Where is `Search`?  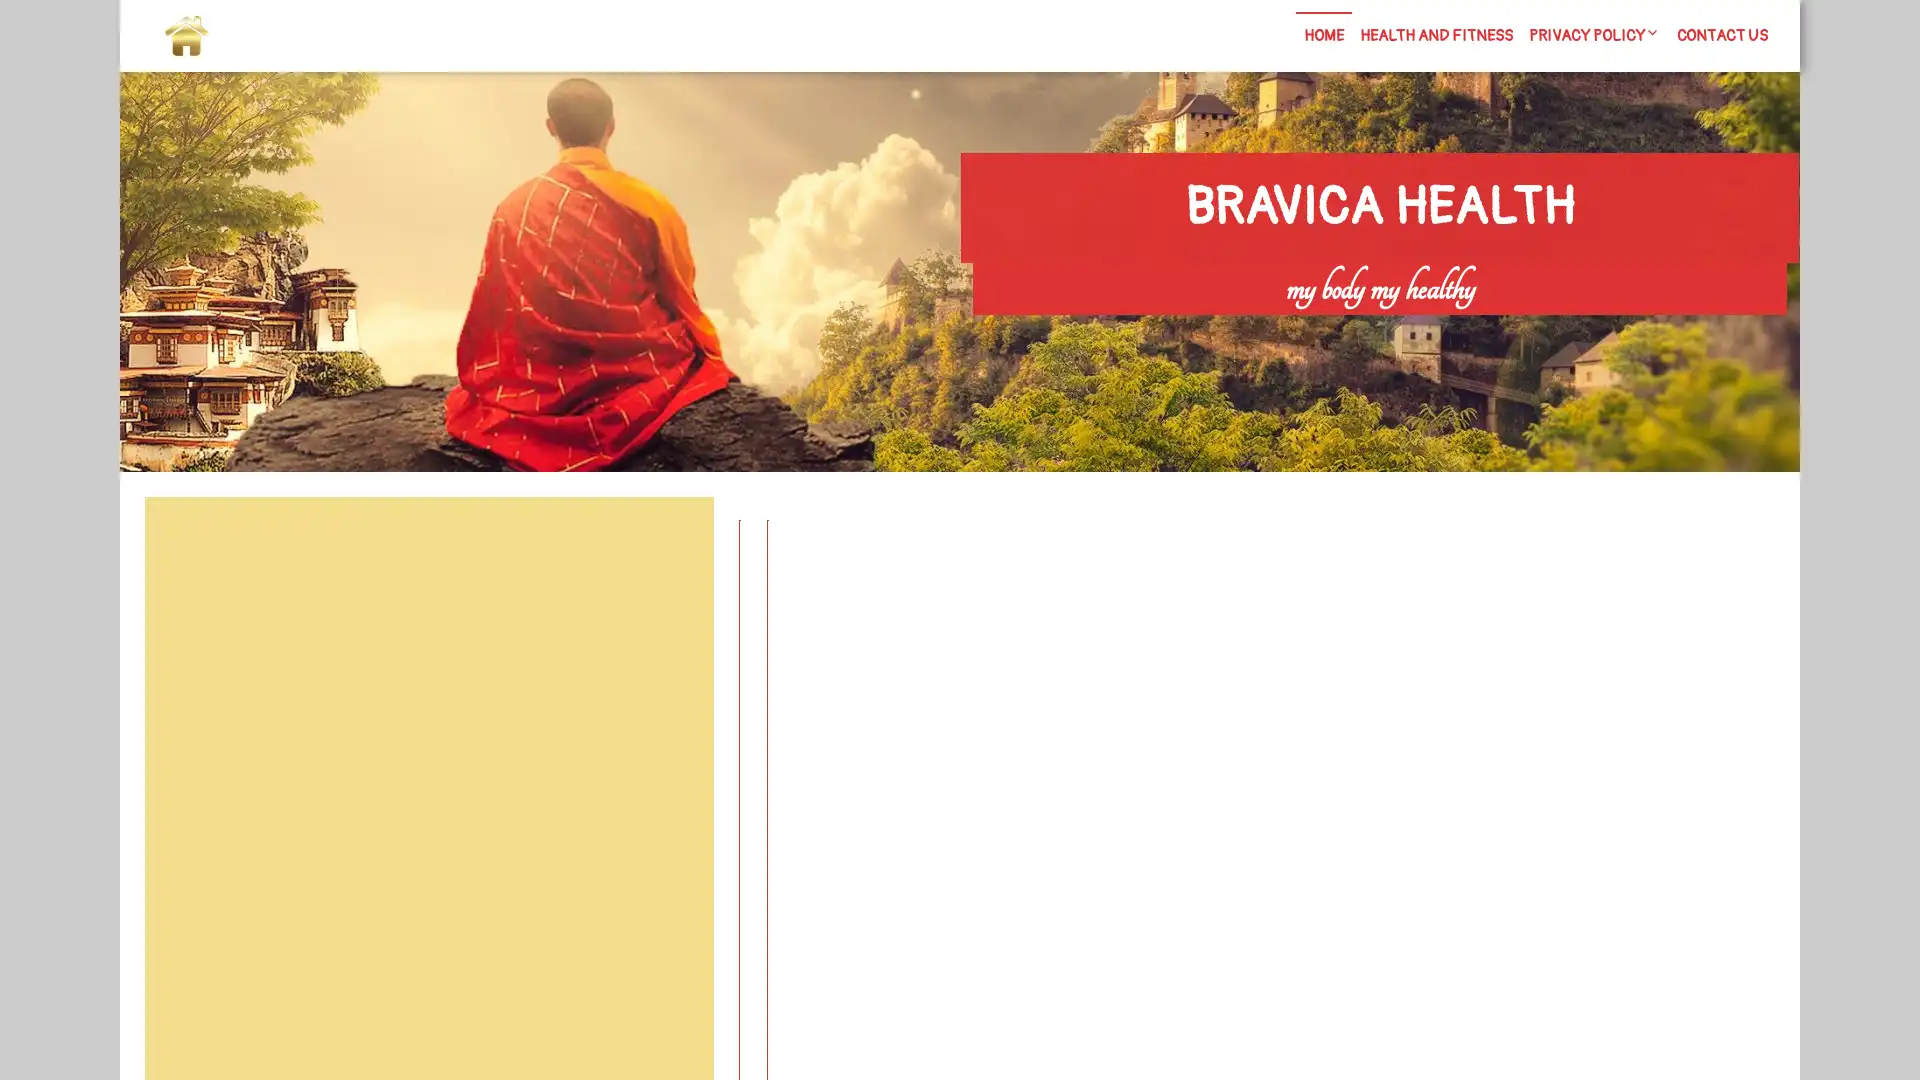
Search is located at coordinates (667, 545).